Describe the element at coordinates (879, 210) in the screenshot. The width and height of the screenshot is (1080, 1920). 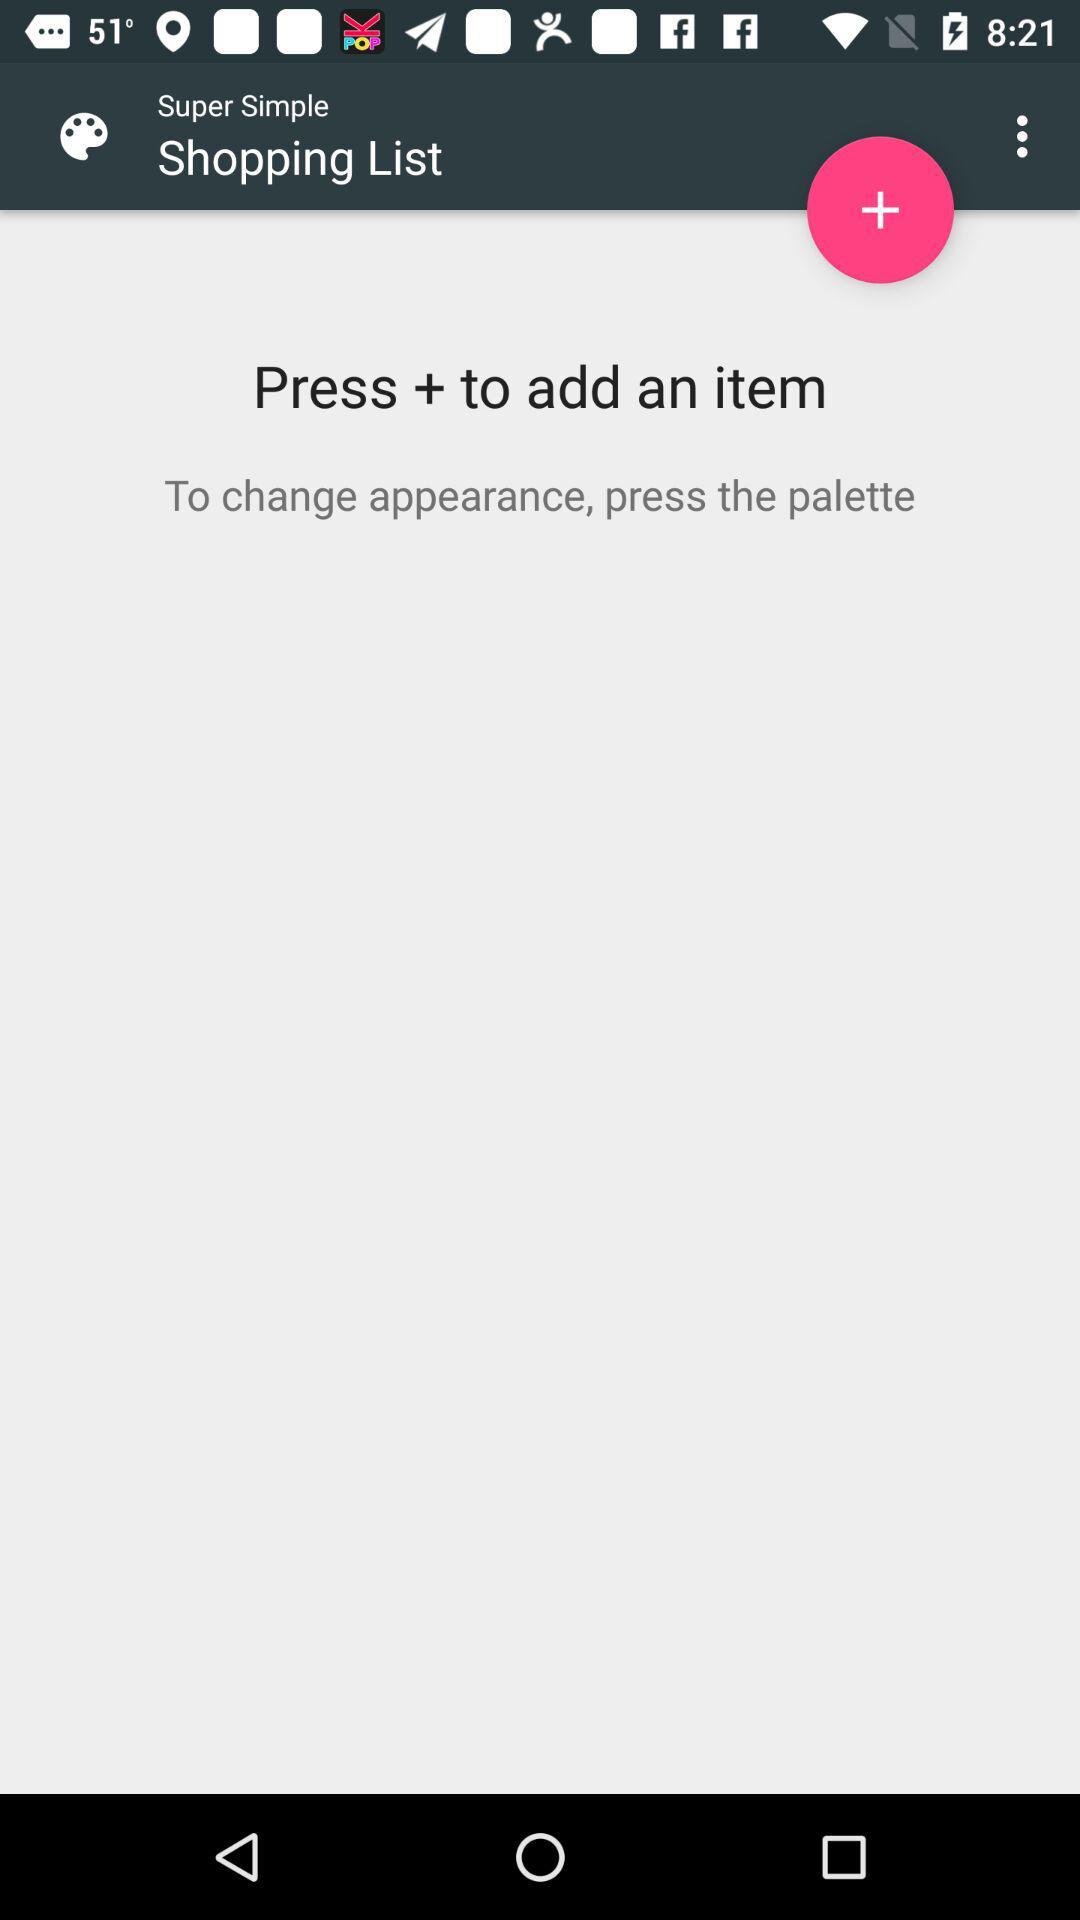
I see `the icon to the right of the shopping list` at that location.